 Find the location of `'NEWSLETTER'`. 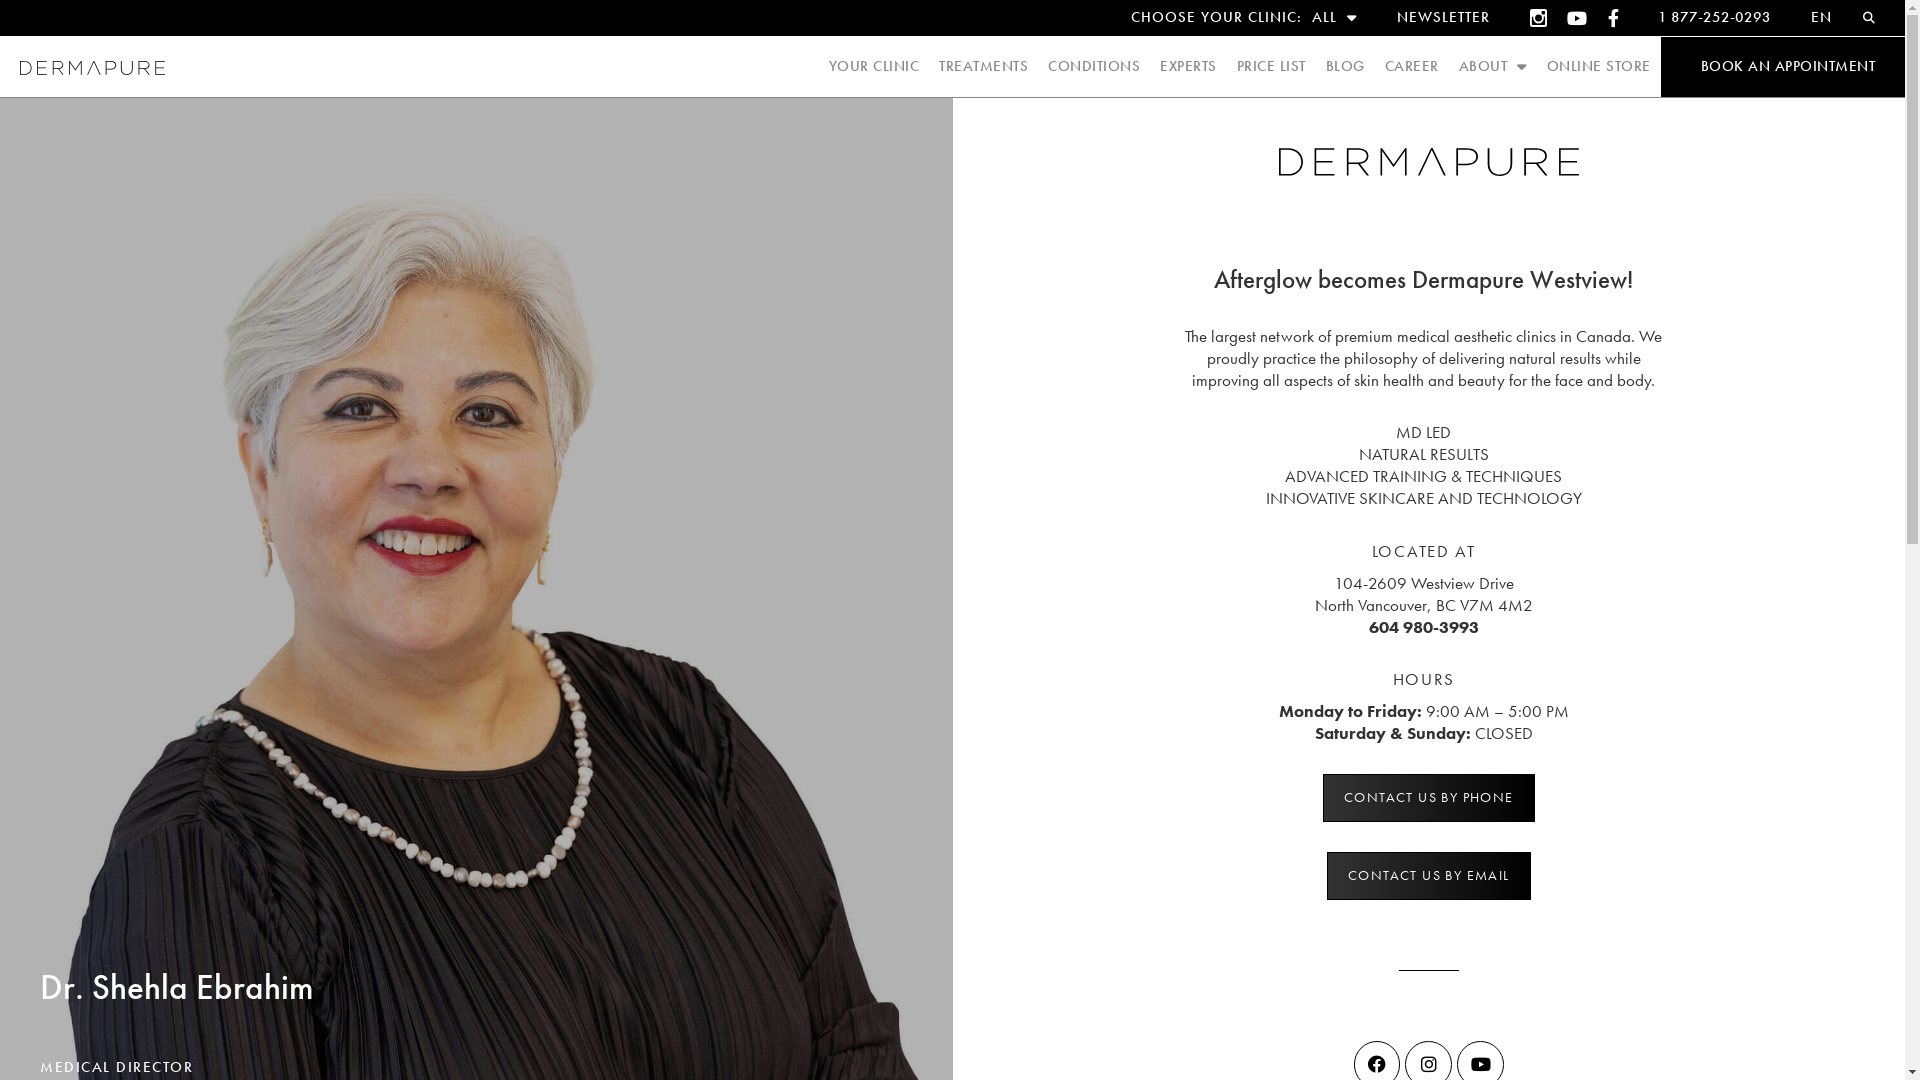

'NEWSLETTER' is located at coordinates (1442, 18).